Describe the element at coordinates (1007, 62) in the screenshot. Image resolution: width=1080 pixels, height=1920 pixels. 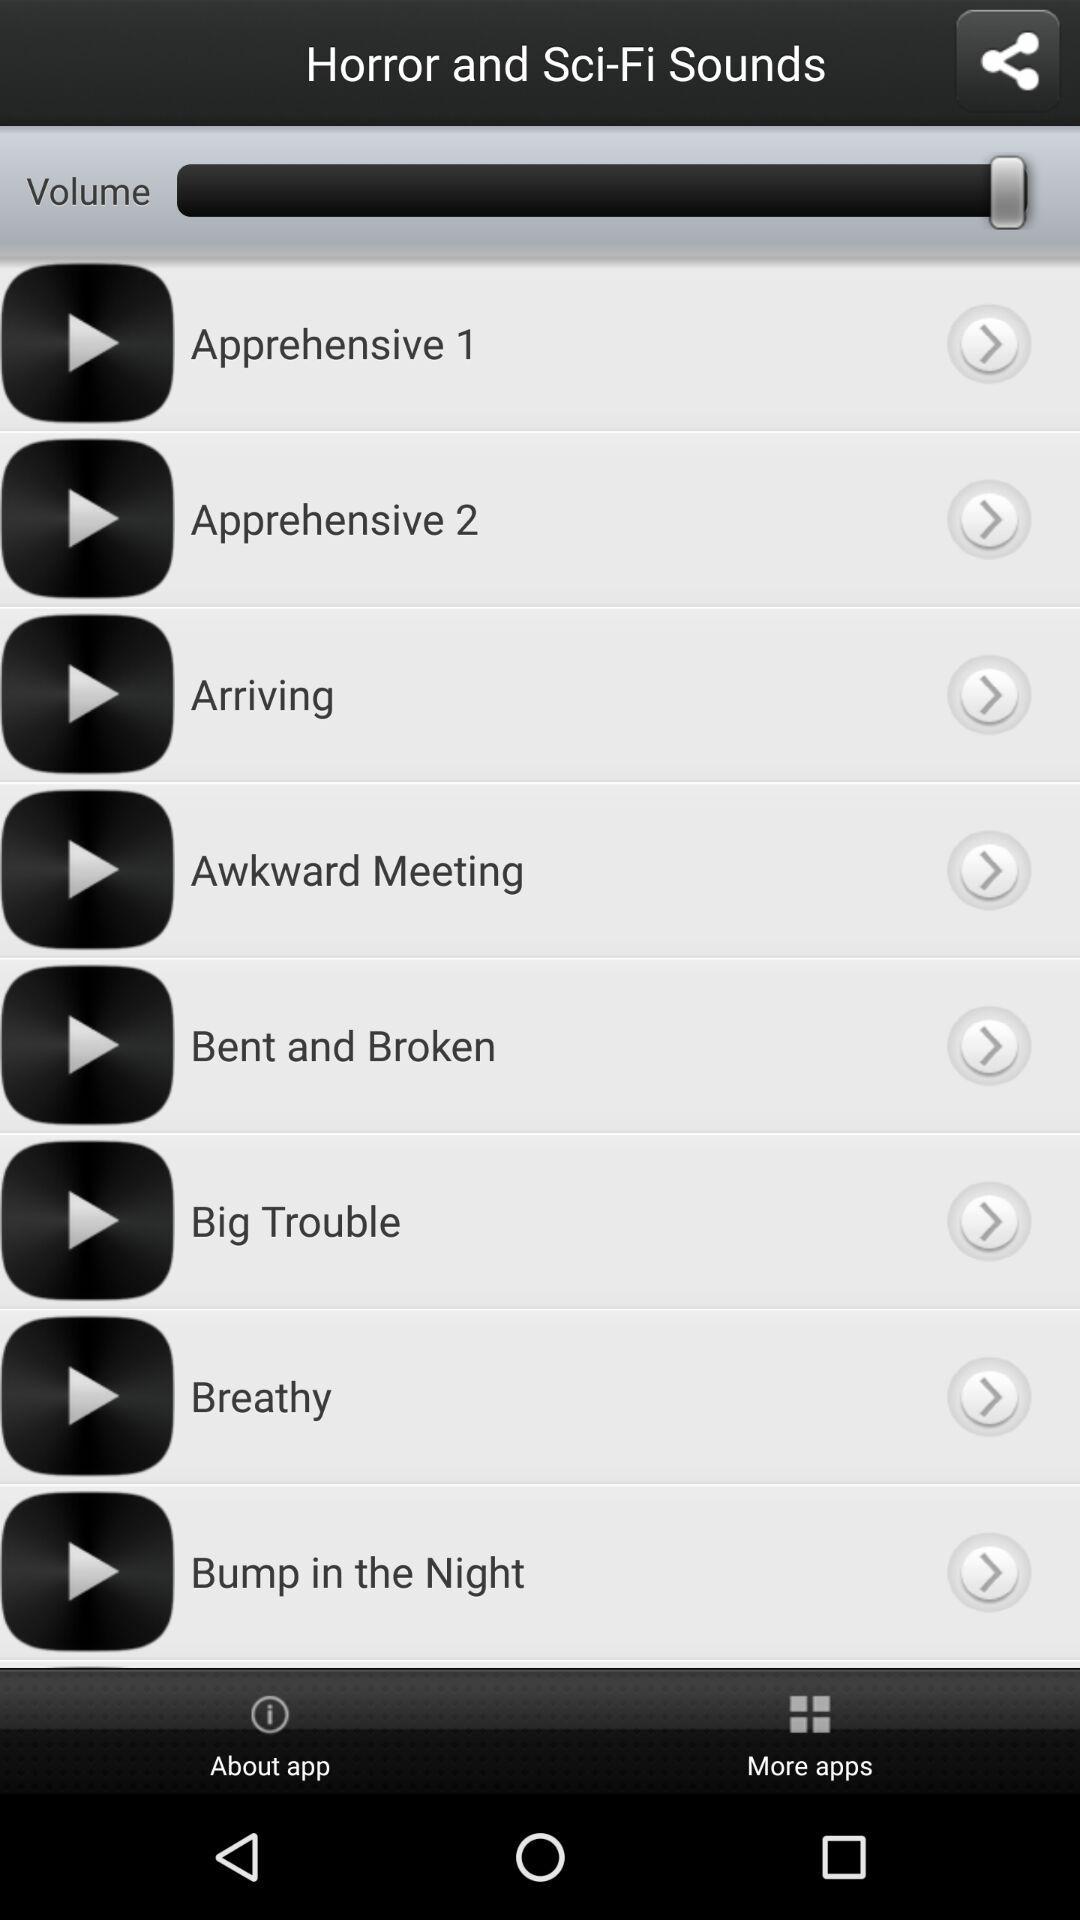
I see `options` at that location.